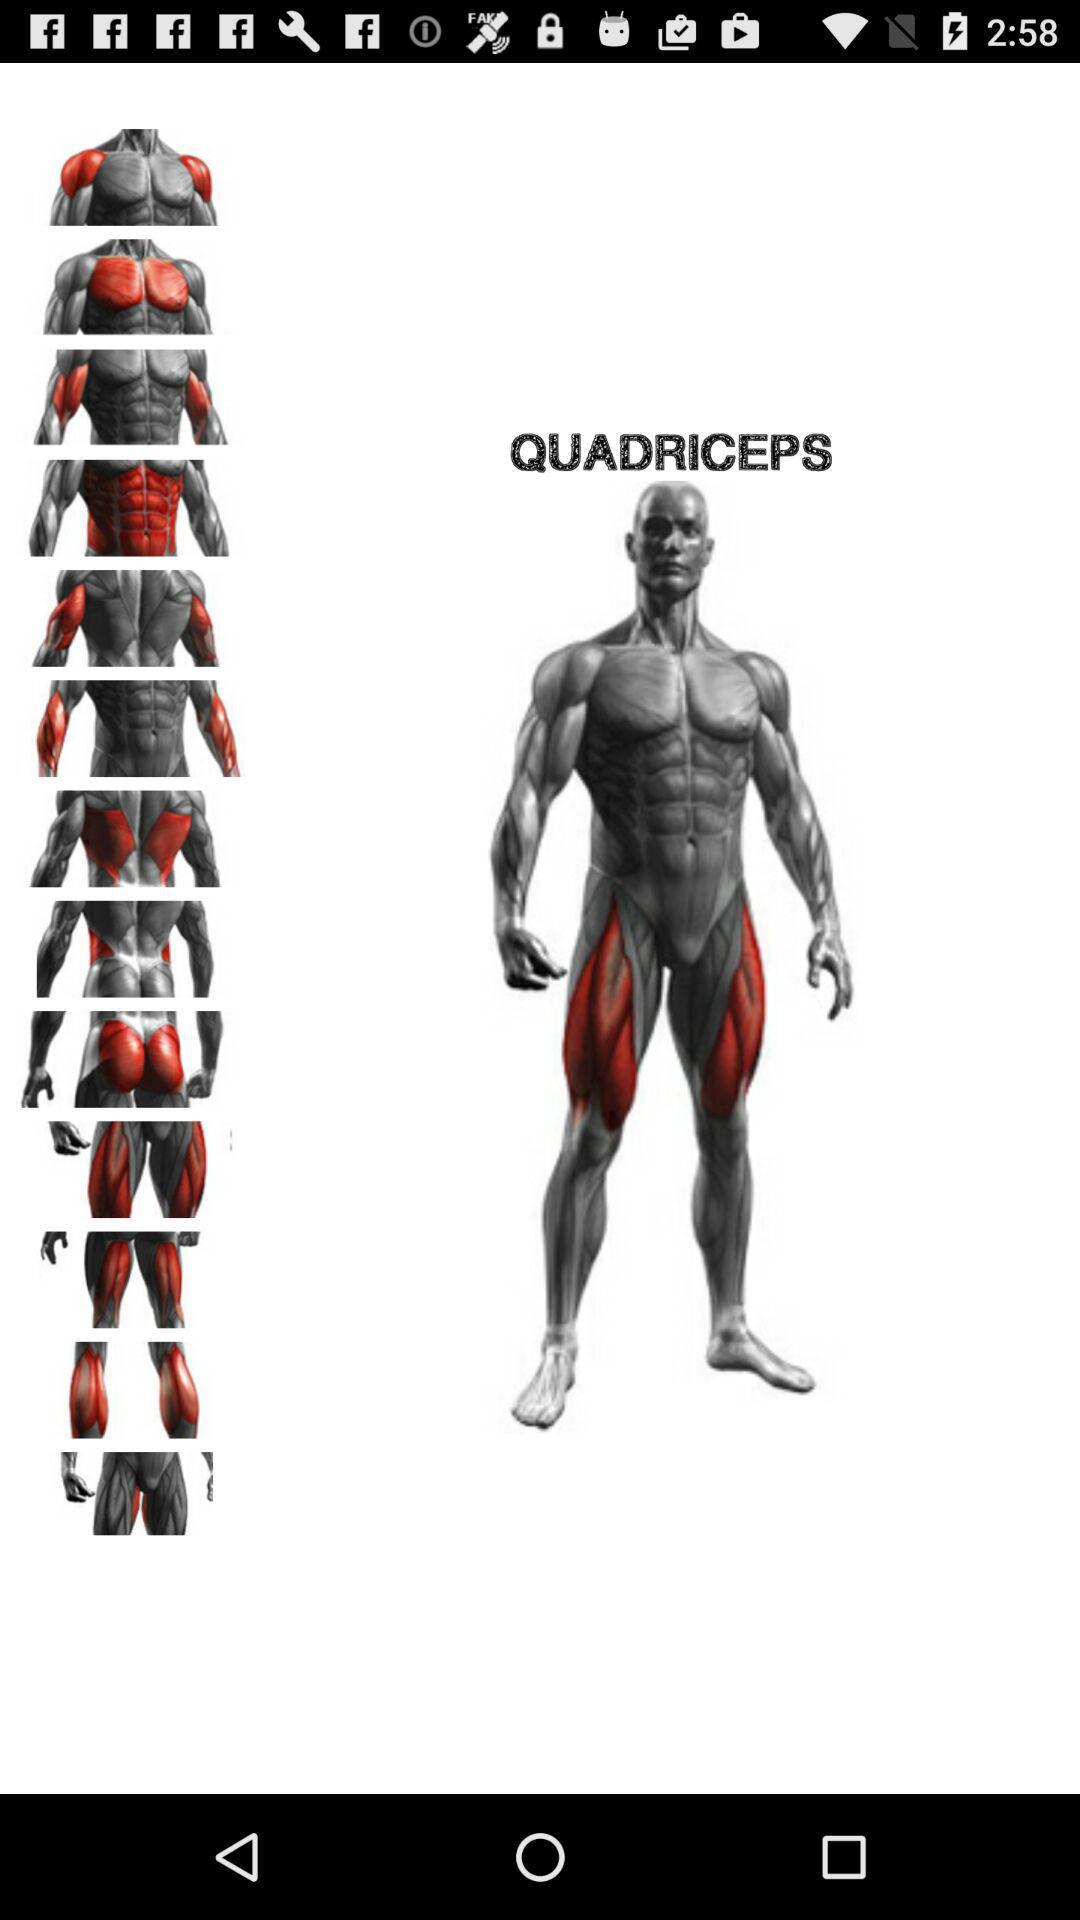 The height and width of the screenshot is (1920, 1080). What do you see at coordinates (131, 941) in the screenshot?
I see `click back of side` at bounding box center [131, 941].